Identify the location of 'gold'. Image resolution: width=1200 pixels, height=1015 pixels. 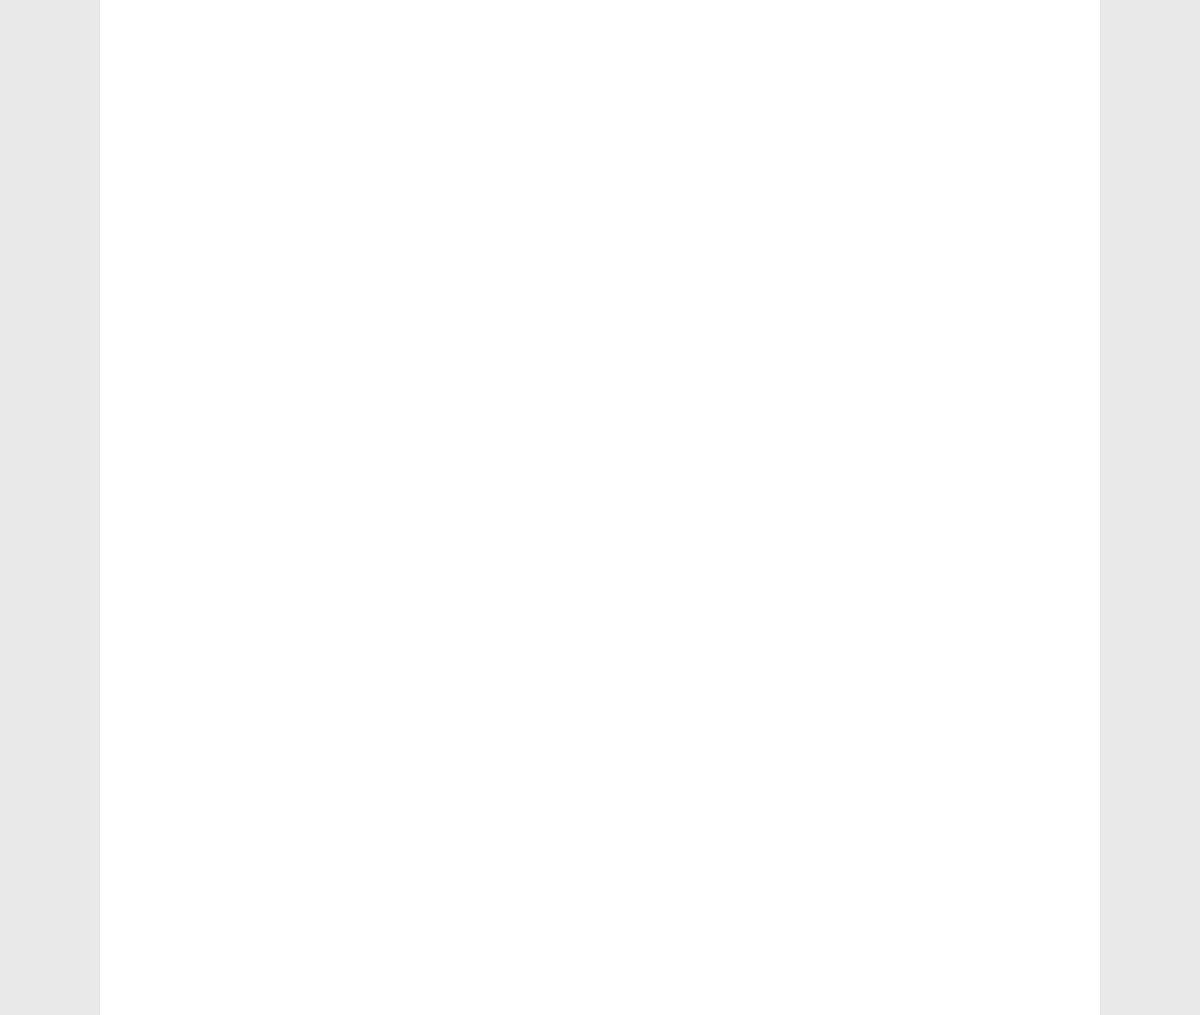
(169, 730).